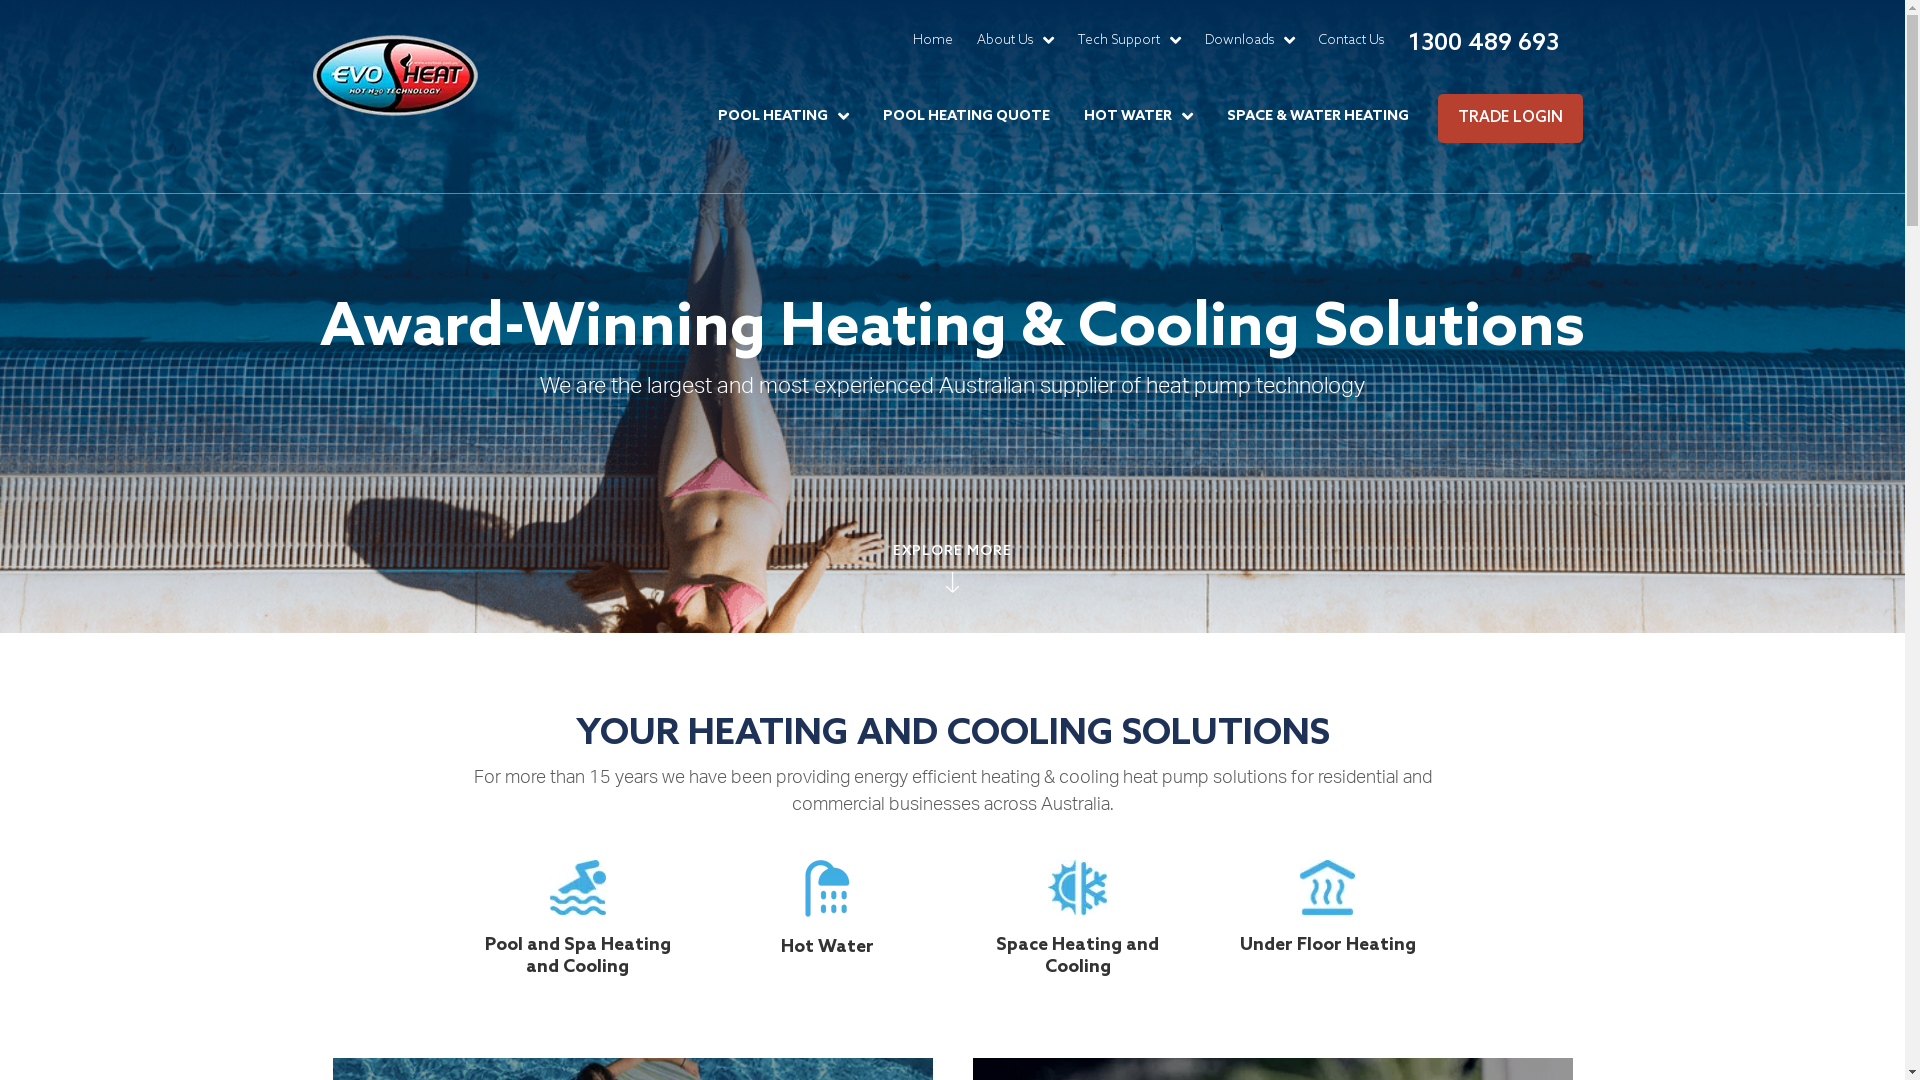 Image resolution: width=1920 pixels, height=1080 pixels. Describe the element at coordinates (1046, 859) in the screenshot. I see `'icon-space-heating'` at that location.